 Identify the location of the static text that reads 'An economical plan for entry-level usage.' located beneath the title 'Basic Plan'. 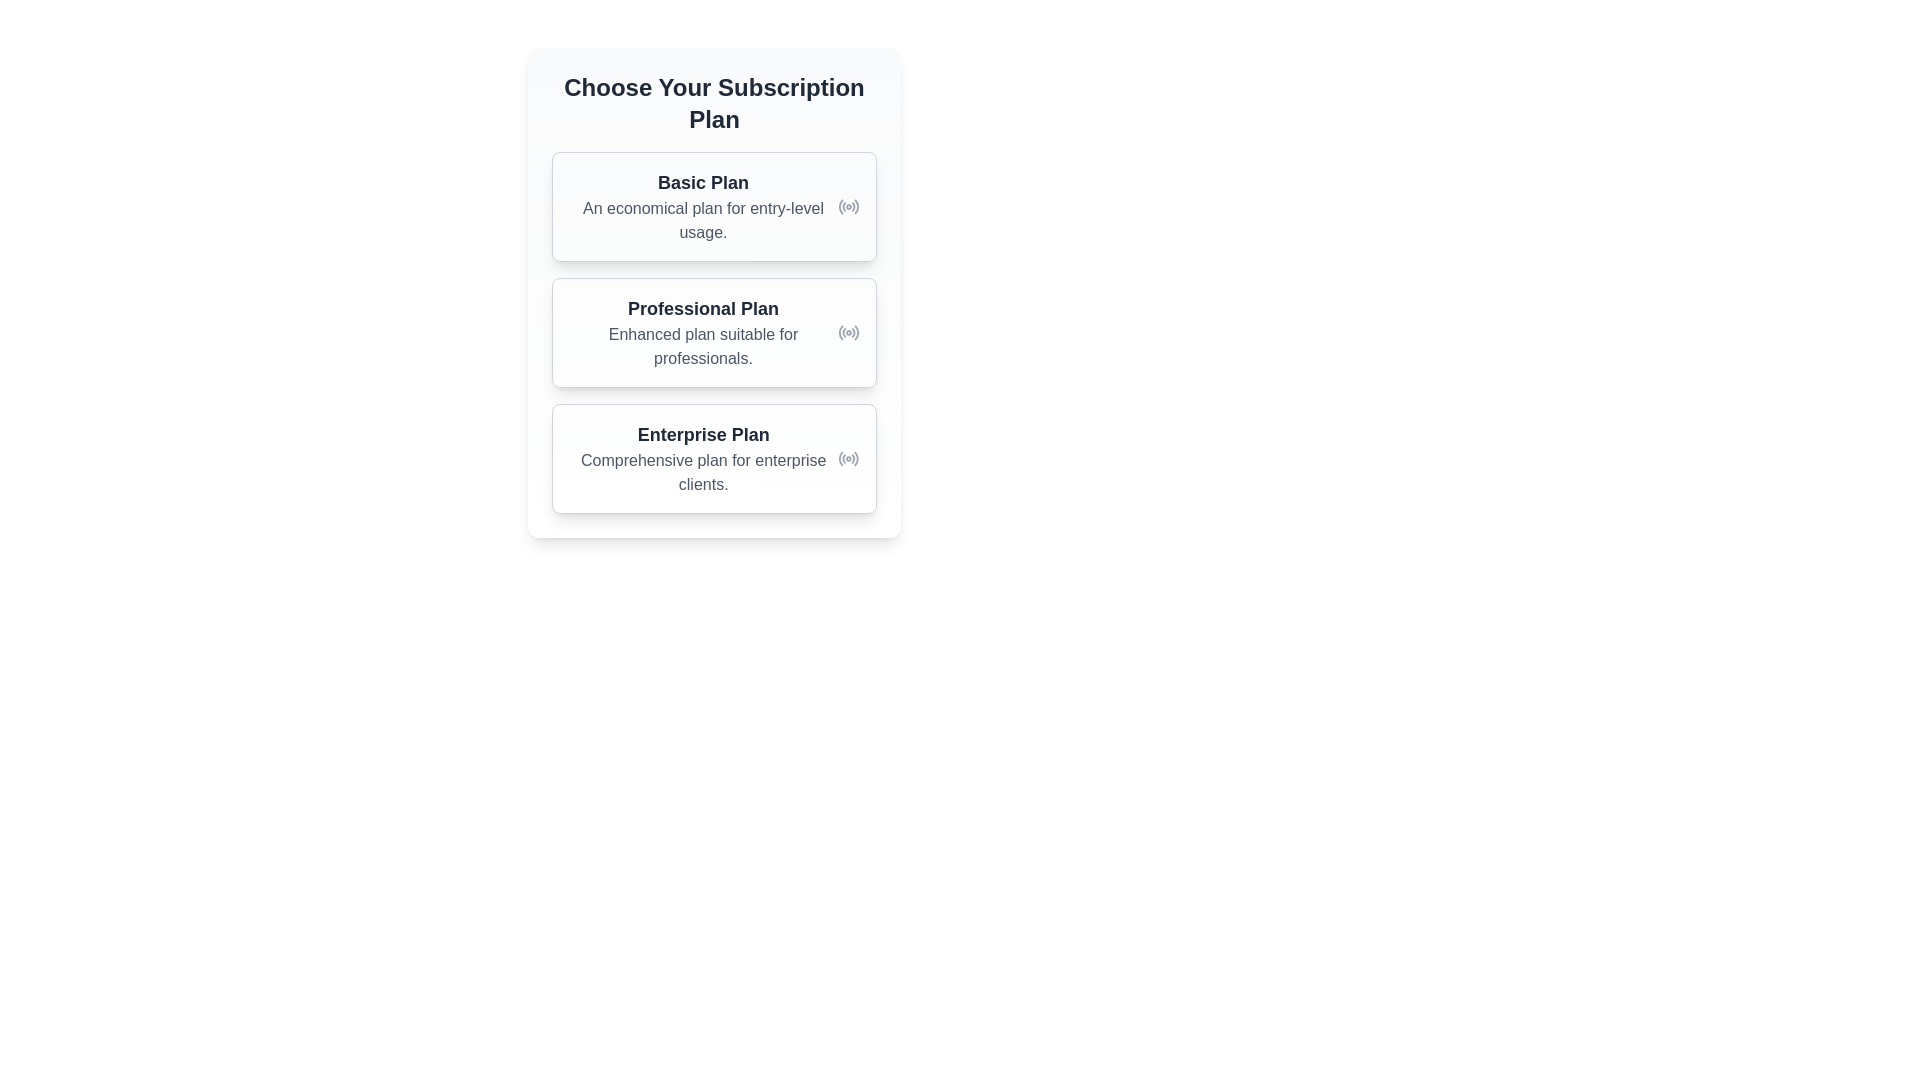
(703, 220).